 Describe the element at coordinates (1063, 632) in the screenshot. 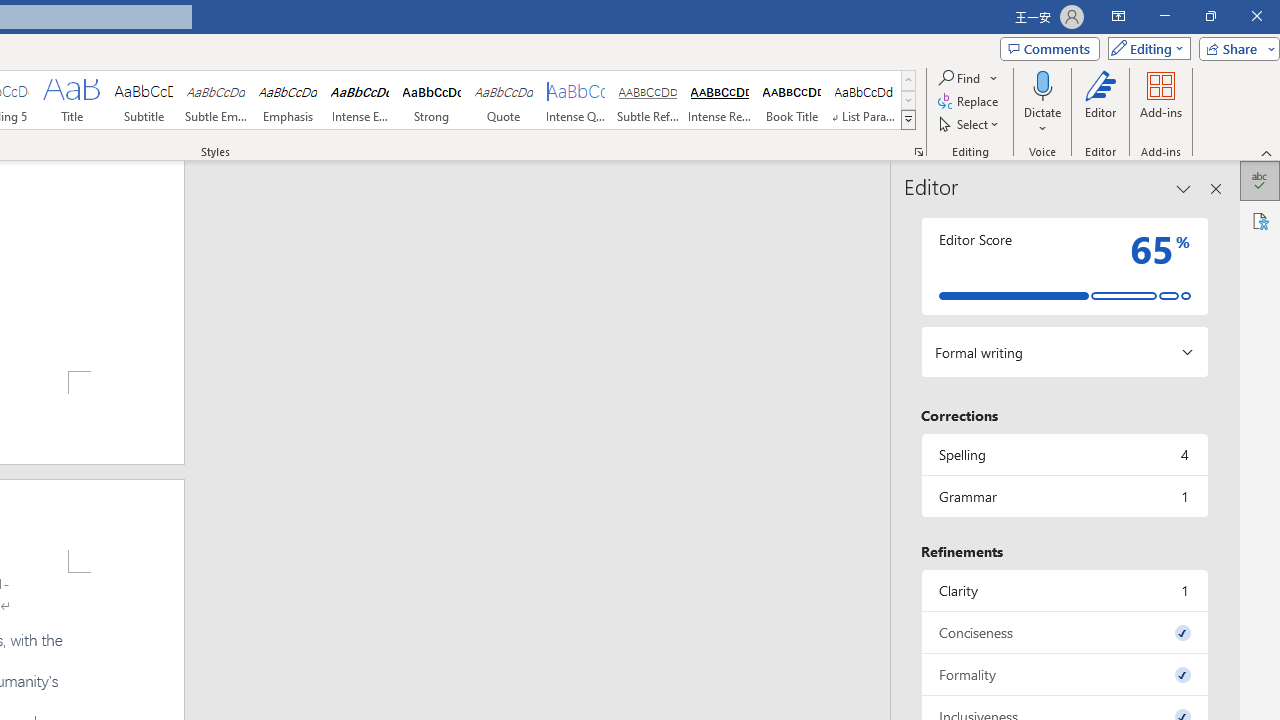

I see `'Conciseness, 0 issues. Press space or enter to review items.'` at that location.